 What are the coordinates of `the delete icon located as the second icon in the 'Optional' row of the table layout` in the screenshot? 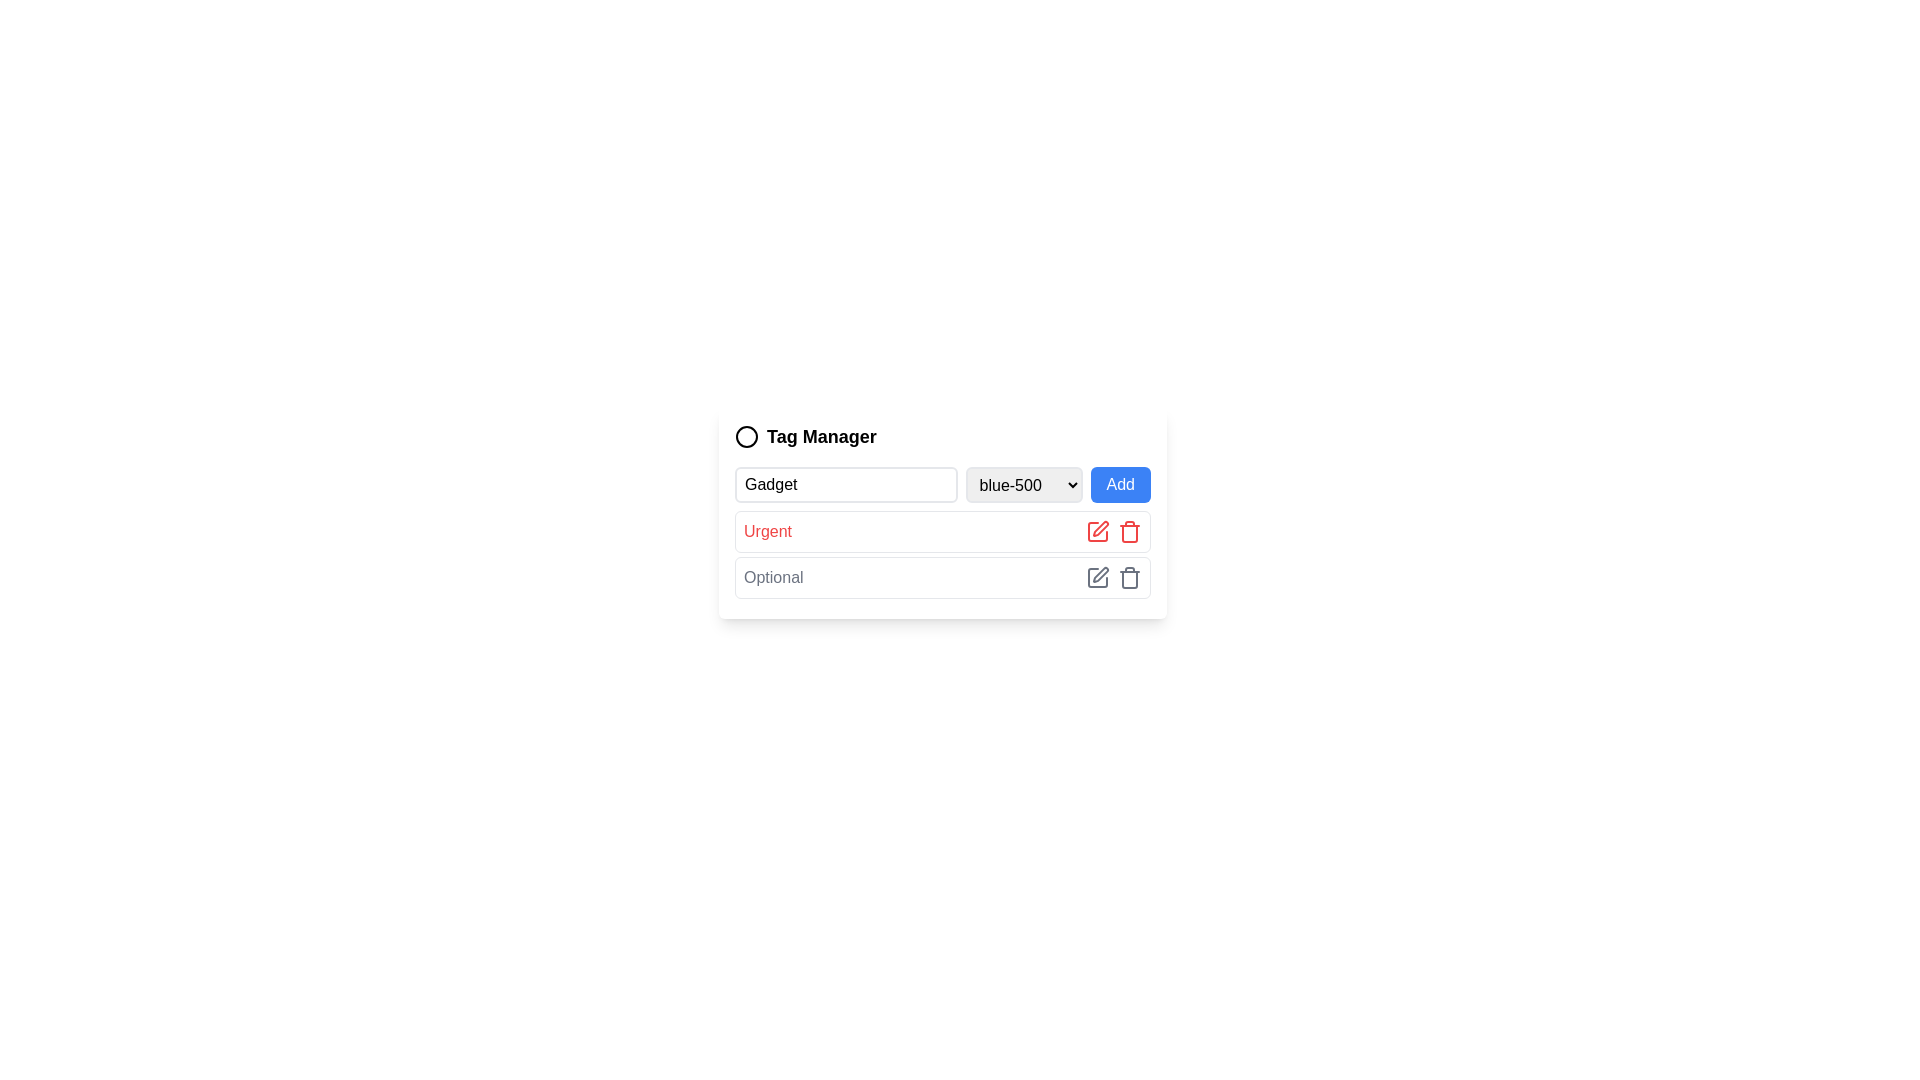 It's located at (1129, 578).